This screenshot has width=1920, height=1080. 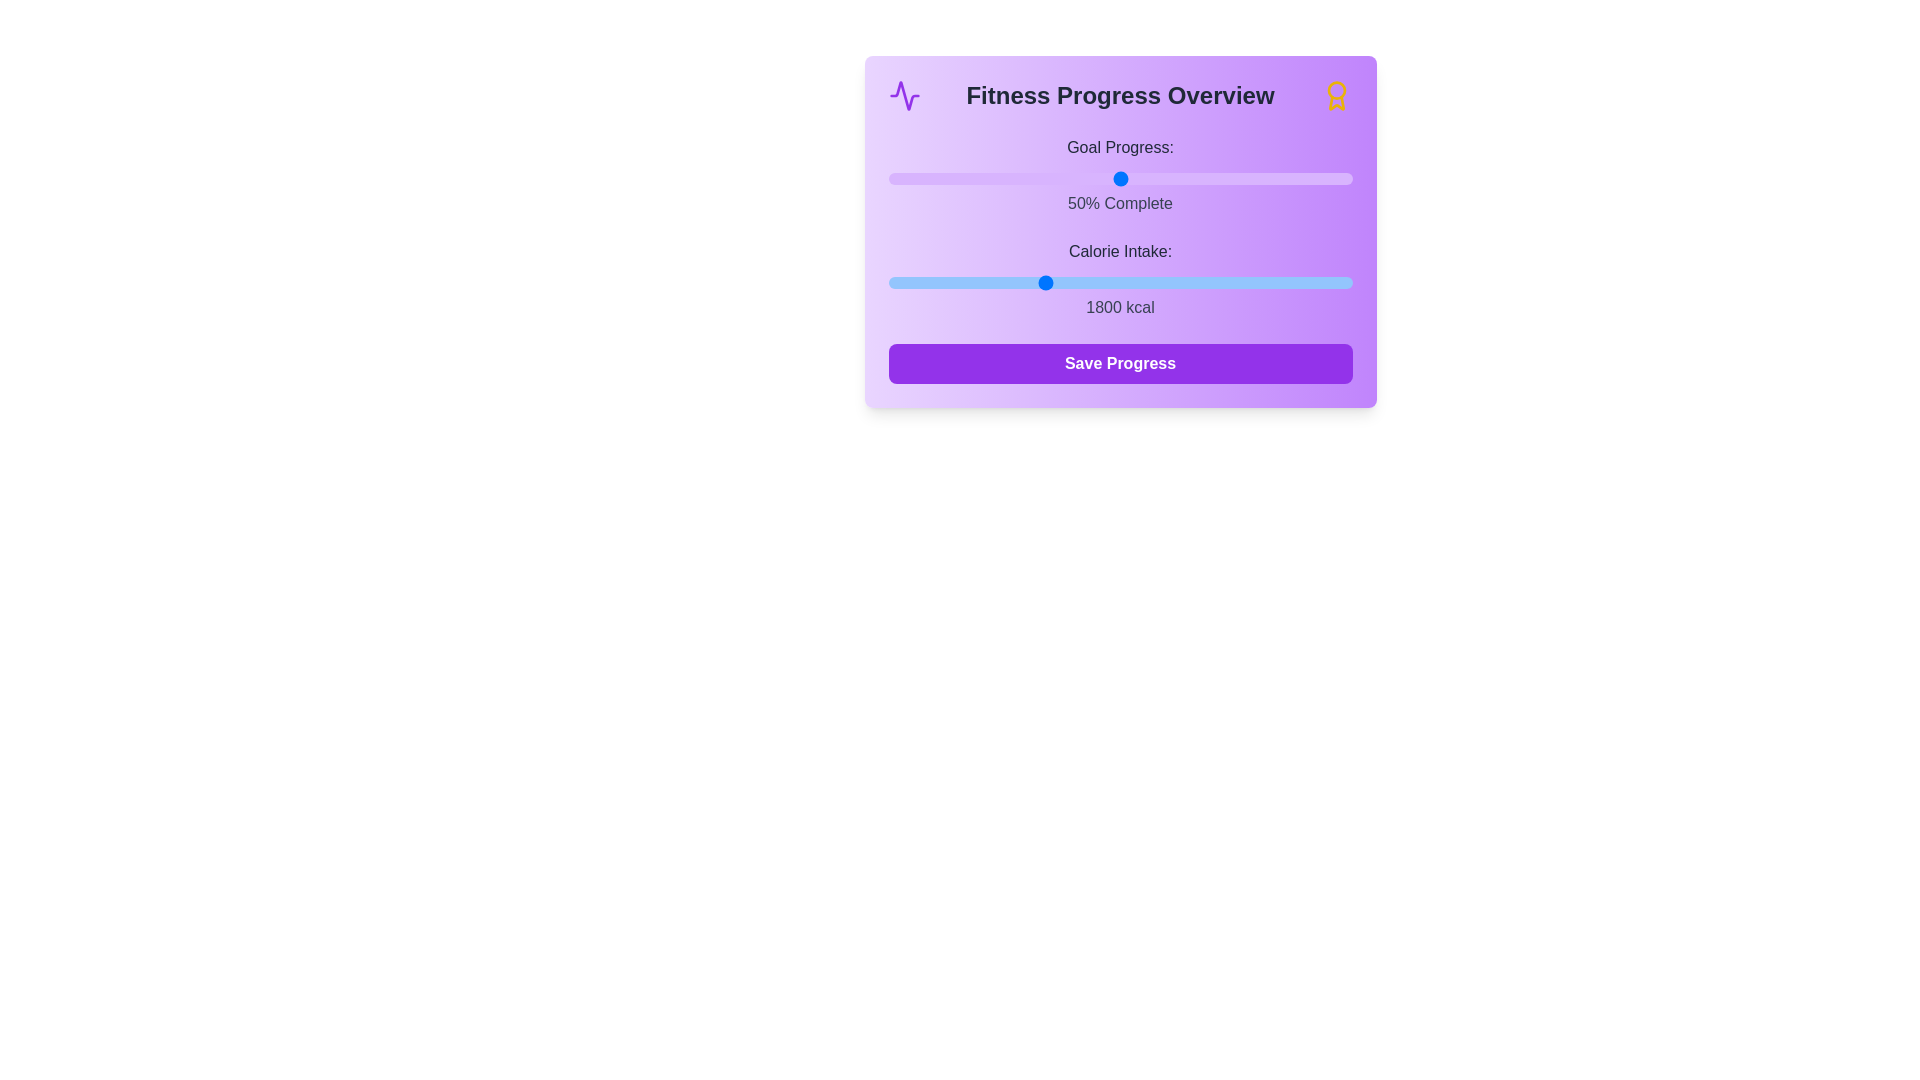 I want to click on the small purple waveform icon located in the header section of the 'Fitness Progress Overview' card, so click(x=903, y=96).